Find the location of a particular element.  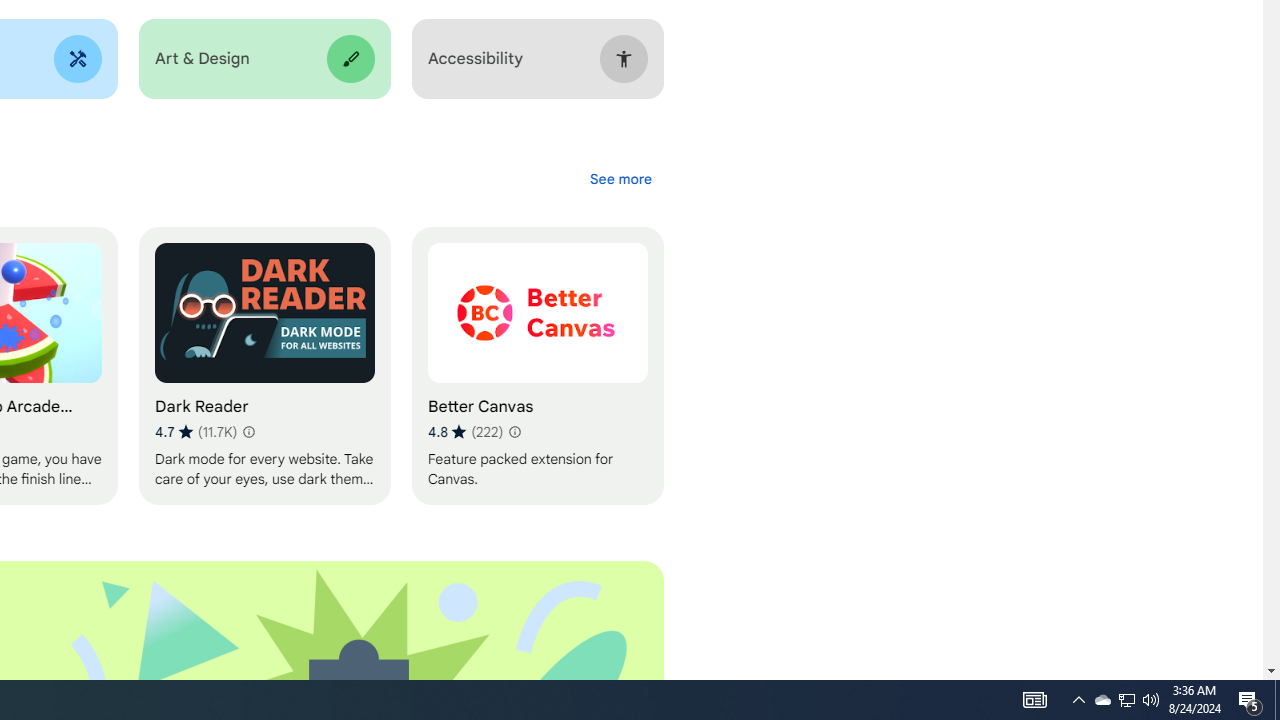

'Learn more about results and reviews "Better Canvas"' is located at coordinates (513, 431).